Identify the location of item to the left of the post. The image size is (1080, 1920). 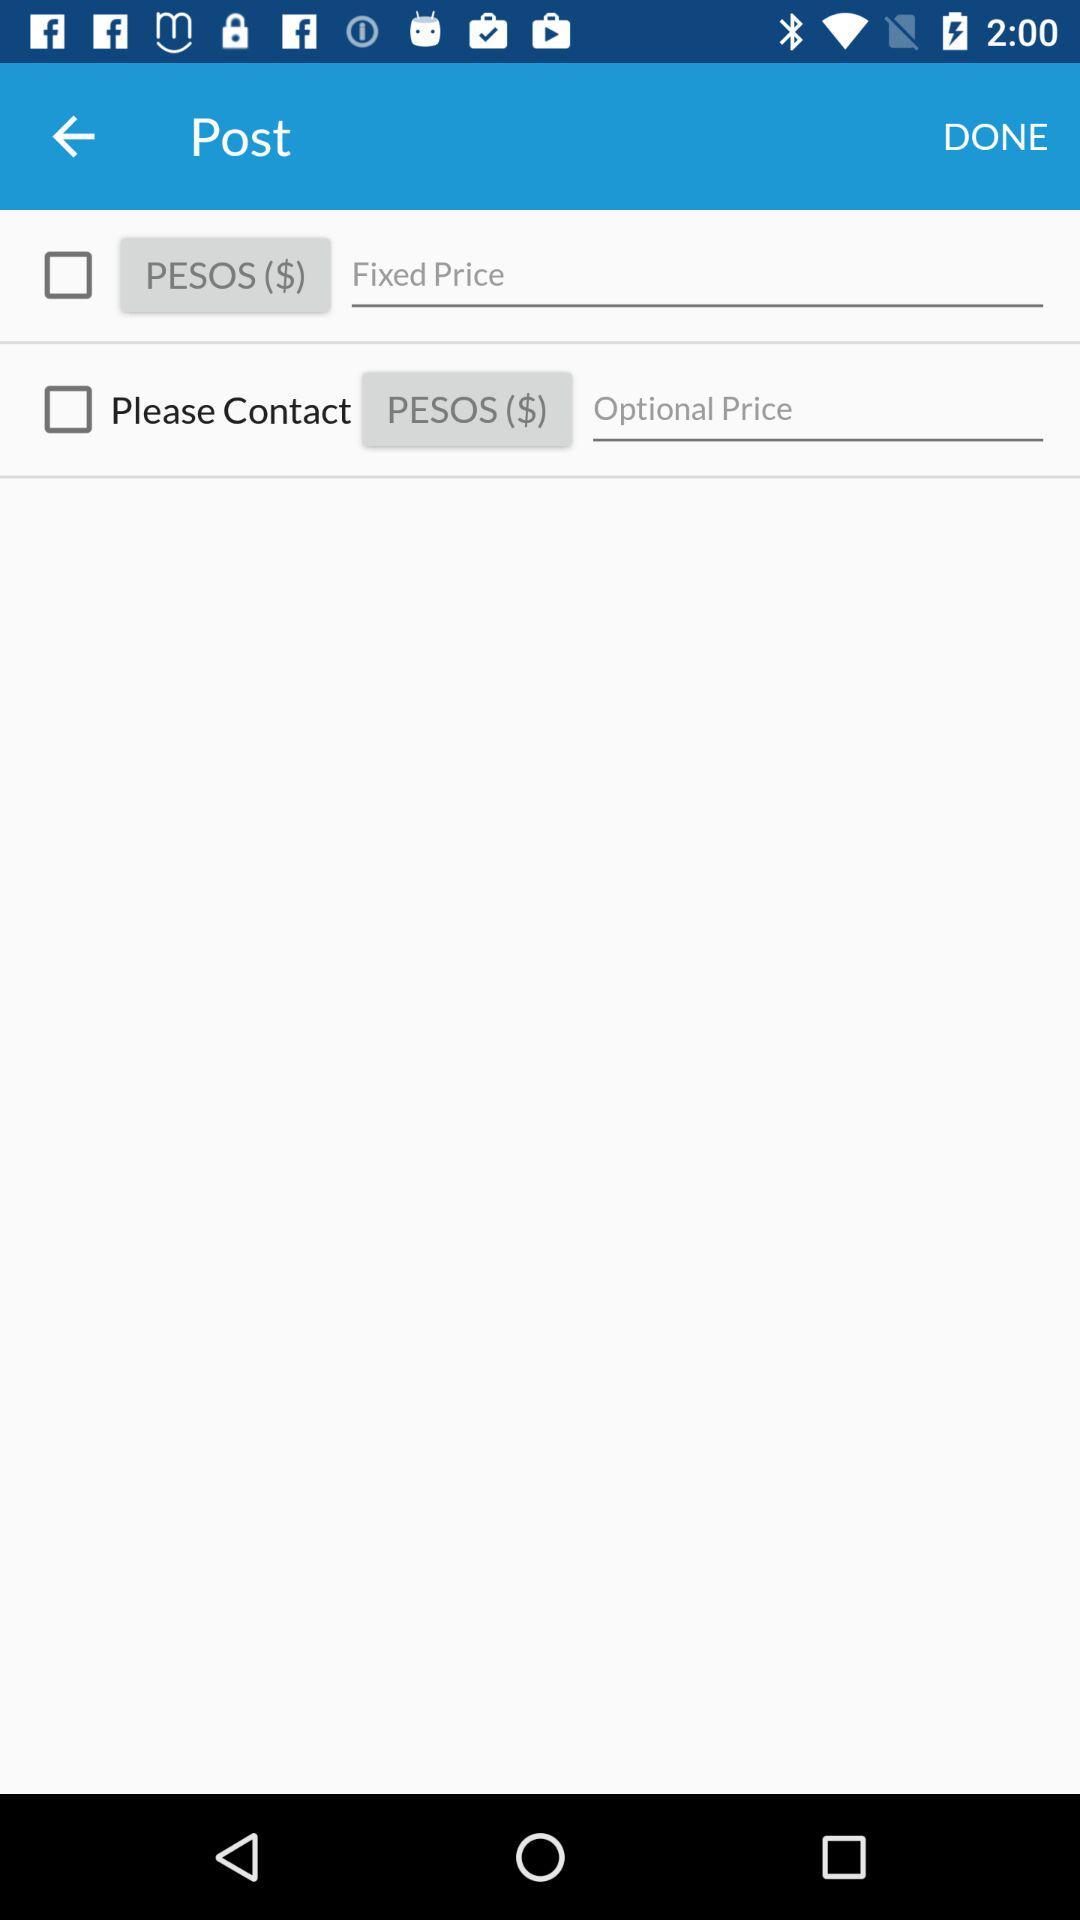
(72, 135).